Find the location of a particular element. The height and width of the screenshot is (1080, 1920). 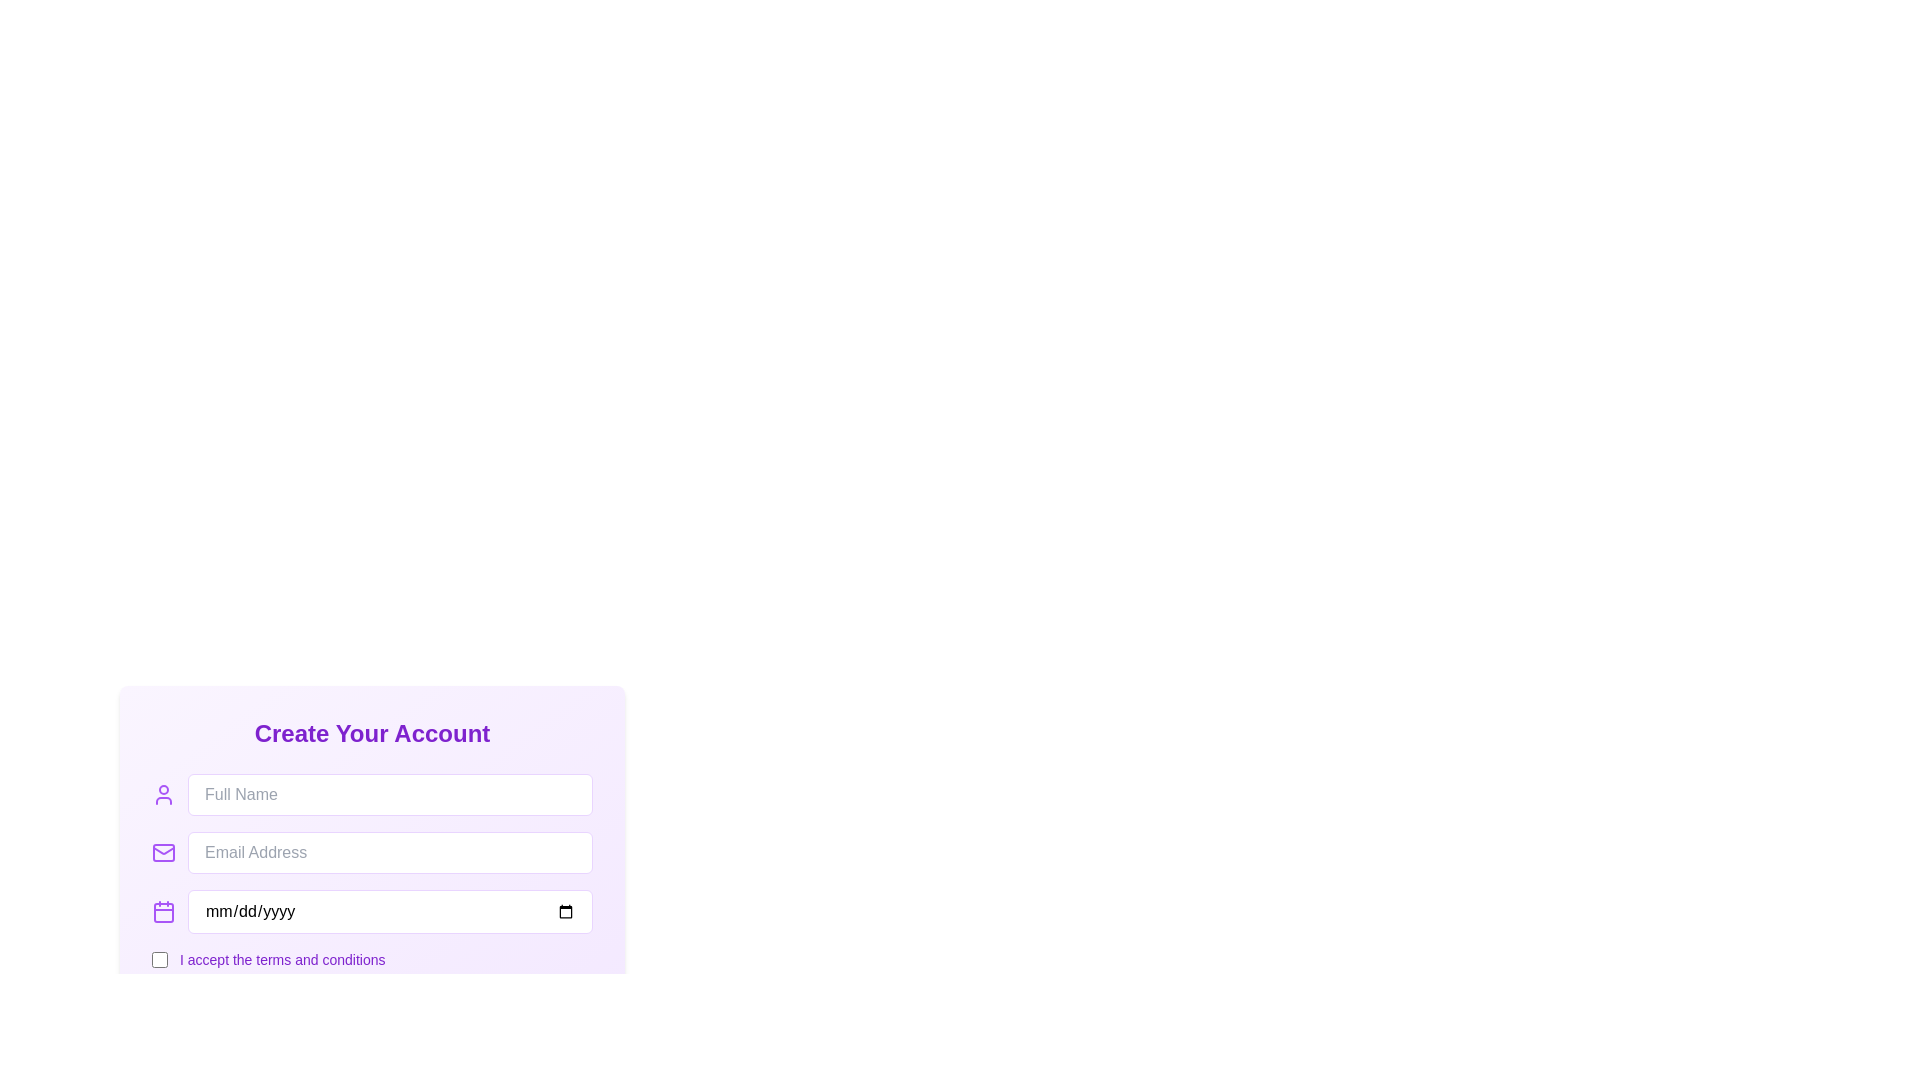

the informational label accompanying the checkbox for agreeing to terms and conditions located to the right of the checkbox in the registration form interface is located at coordinates (281, 959).